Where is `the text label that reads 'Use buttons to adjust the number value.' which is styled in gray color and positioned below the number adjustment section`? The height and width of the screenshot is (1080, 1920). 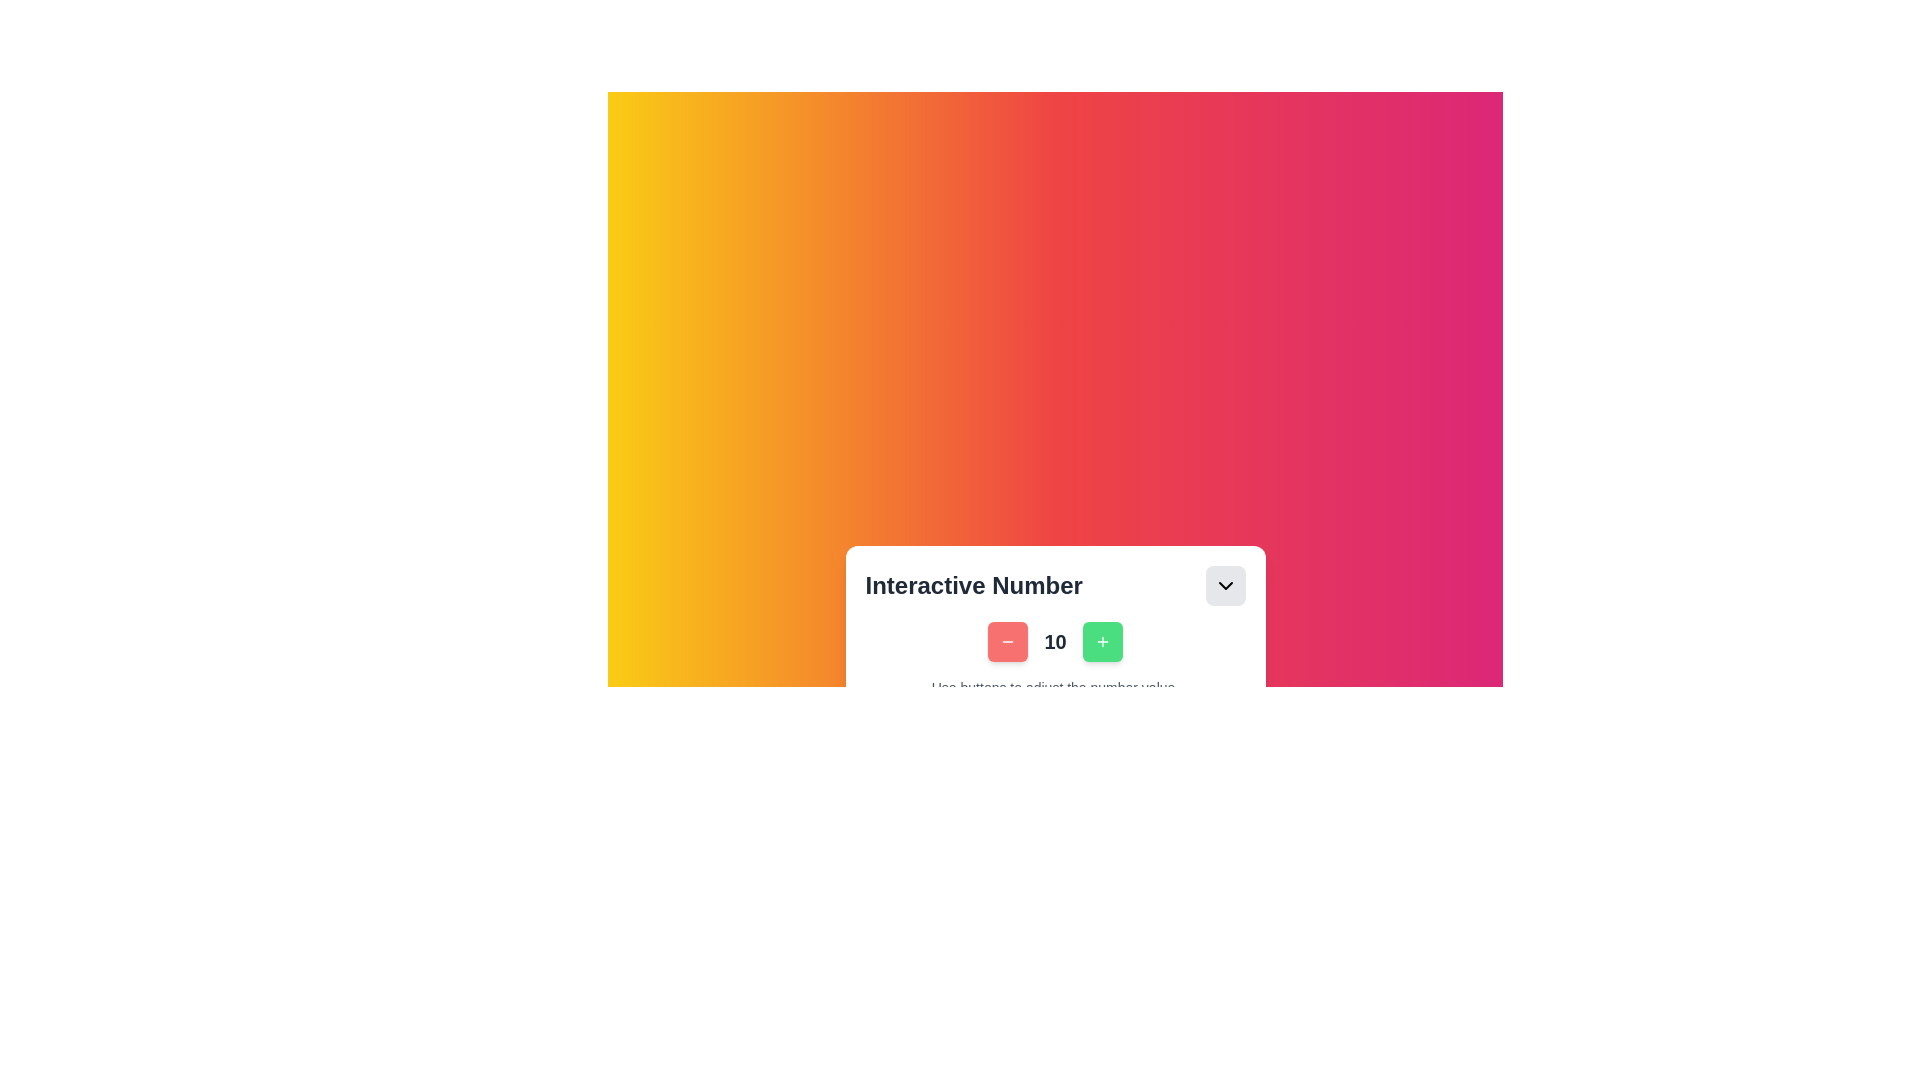
the text label that reads 'Use buttons to adjust the number value.' which is styled in gray color and positioned below the number adjustment section is located at coordinates (1054, 686).